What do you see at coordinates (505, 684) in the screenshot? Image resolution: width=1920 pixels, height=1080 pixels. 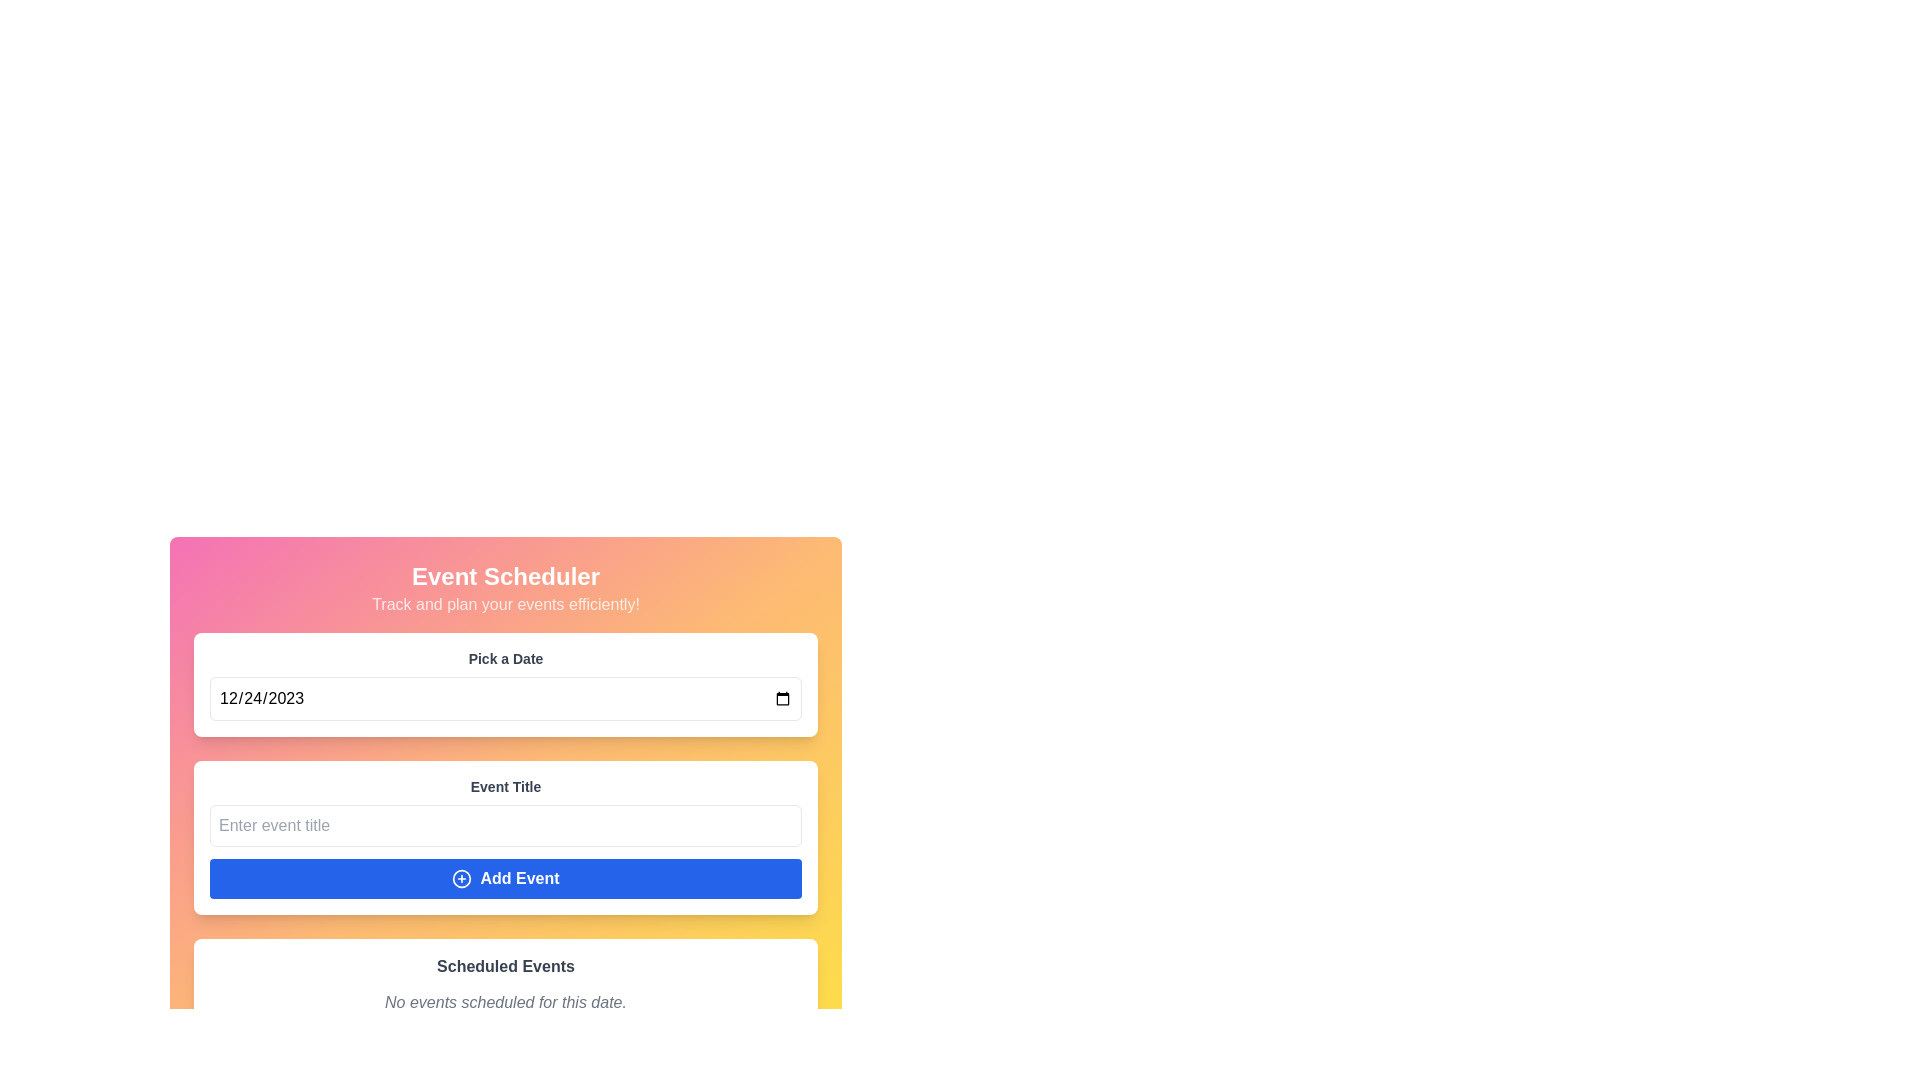 I see `the date input field of the 'Pick a Date' Form Input Group` at bounding box center [505, 684].